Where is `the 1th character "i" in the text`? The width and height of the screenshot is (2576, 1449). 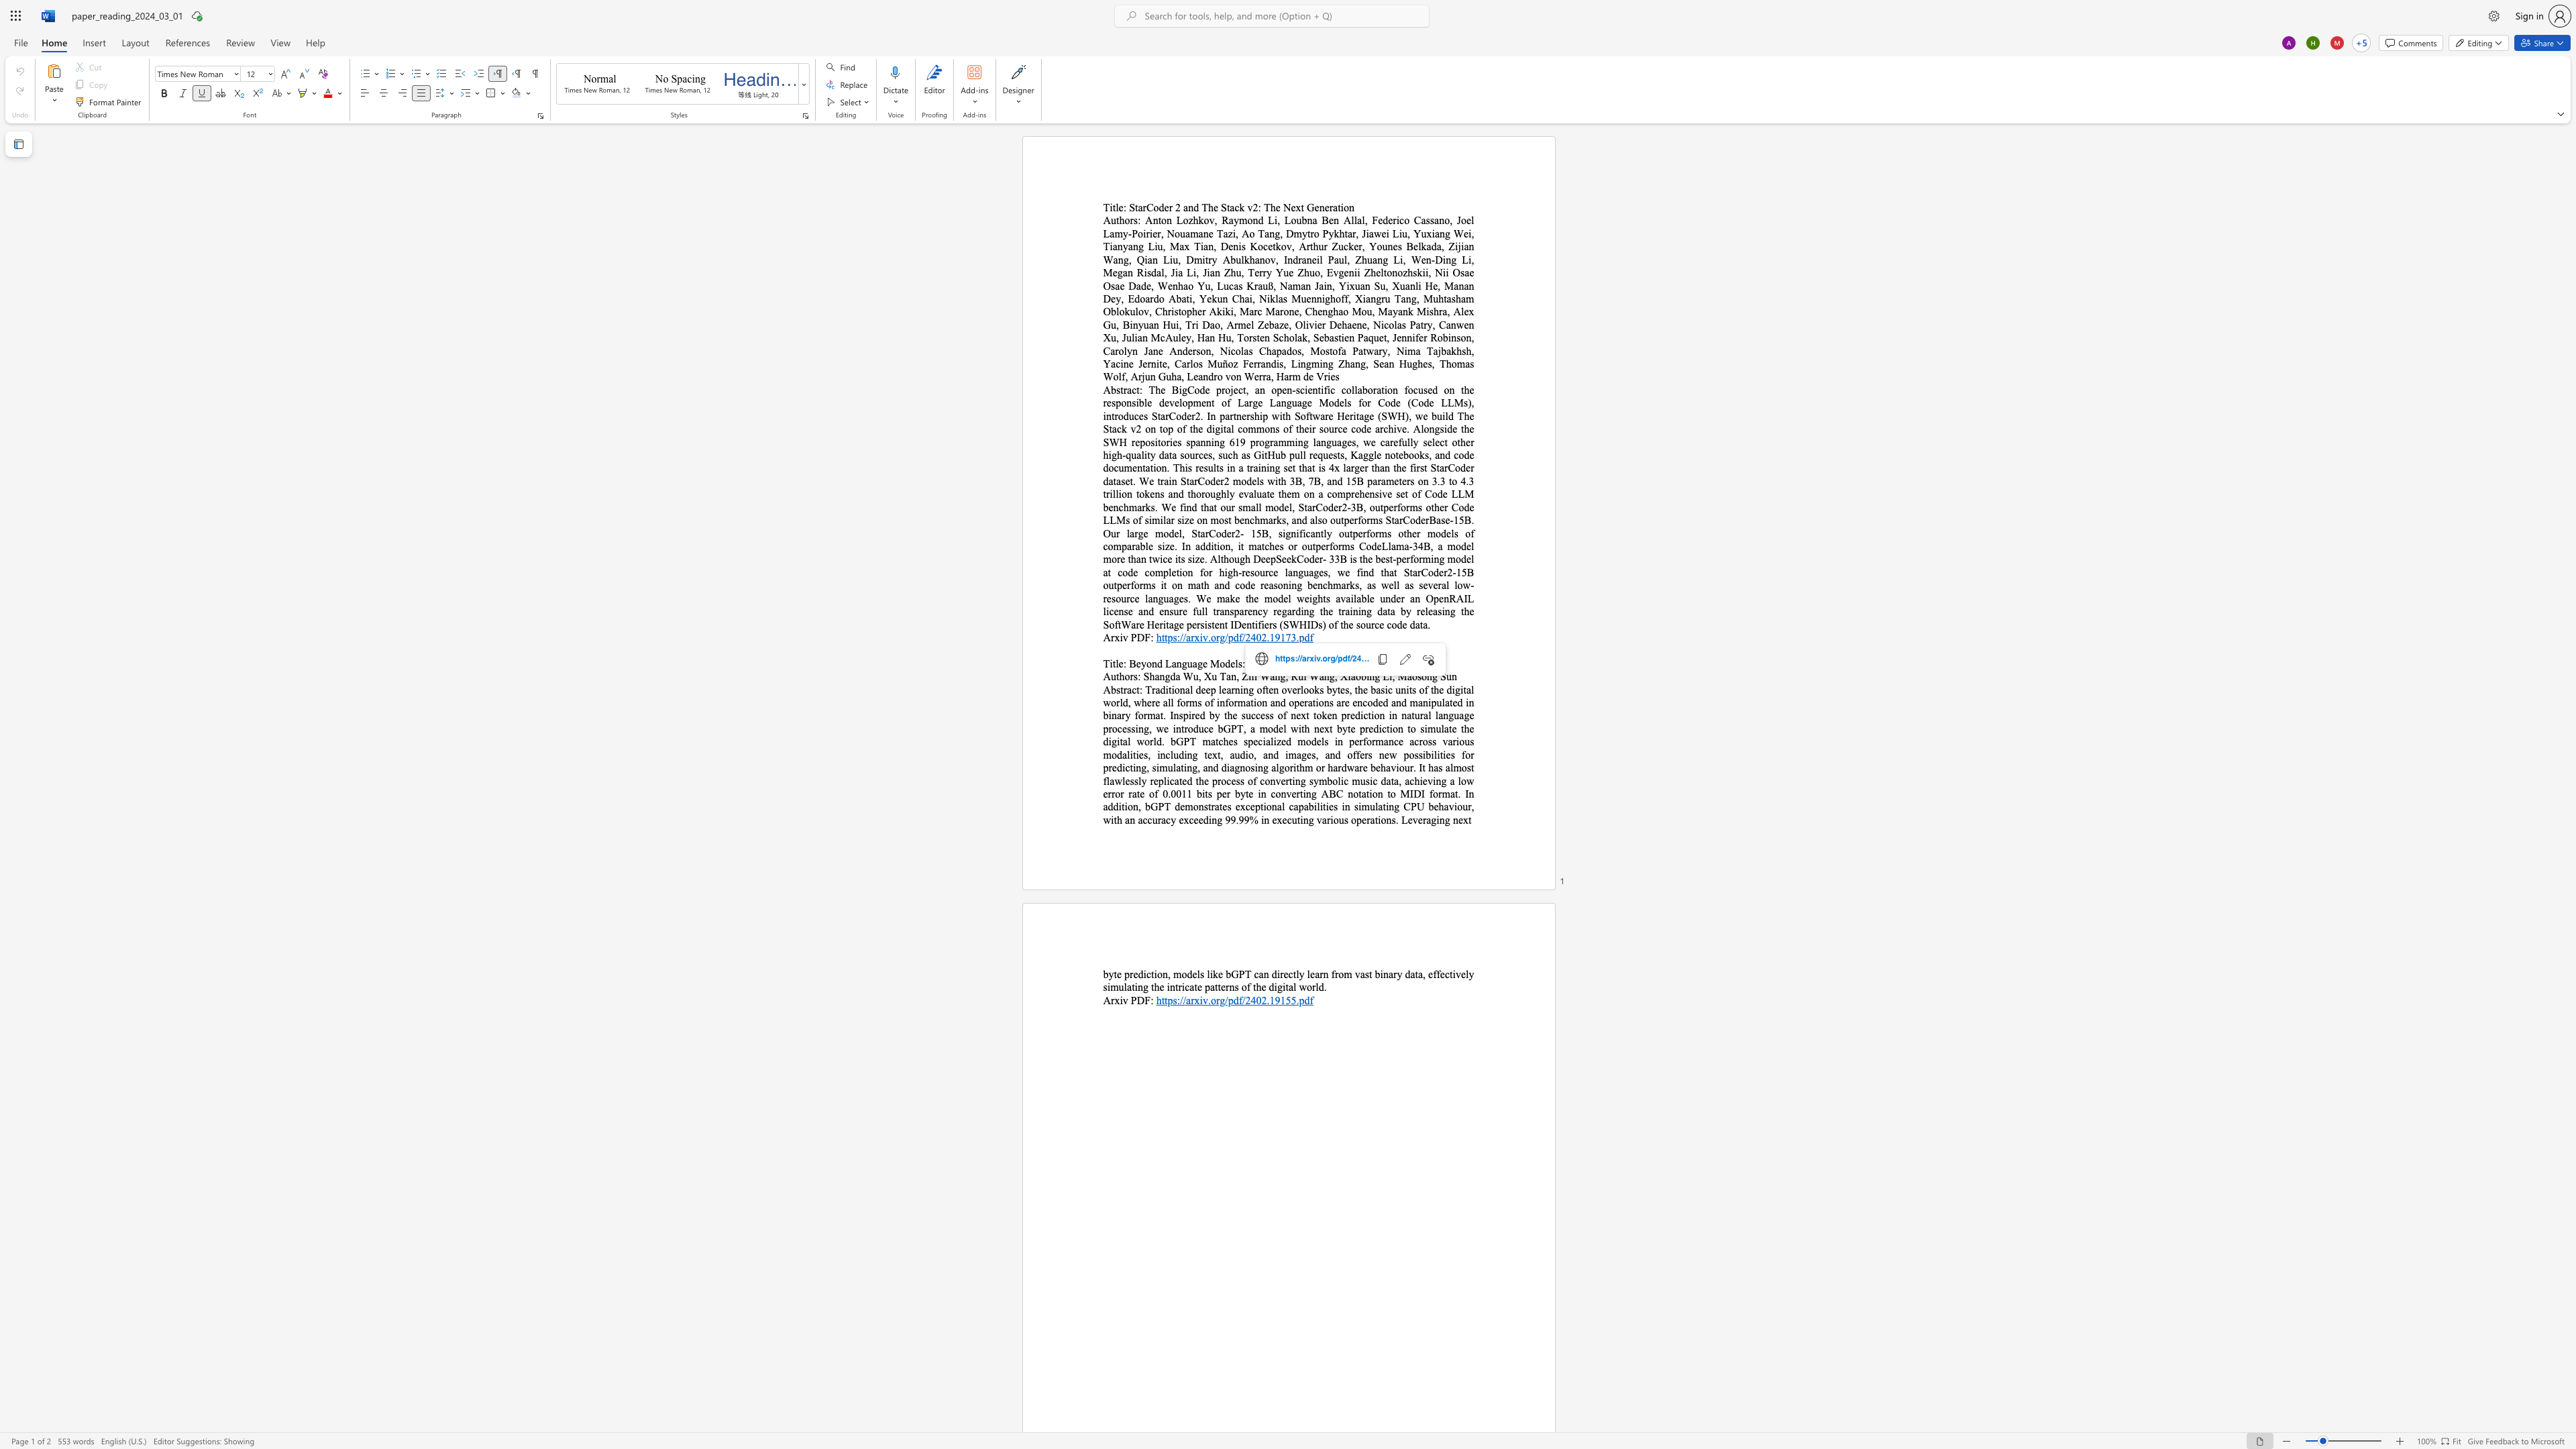
the 1th character "i" in the text is located at coordinates (1348, 676).